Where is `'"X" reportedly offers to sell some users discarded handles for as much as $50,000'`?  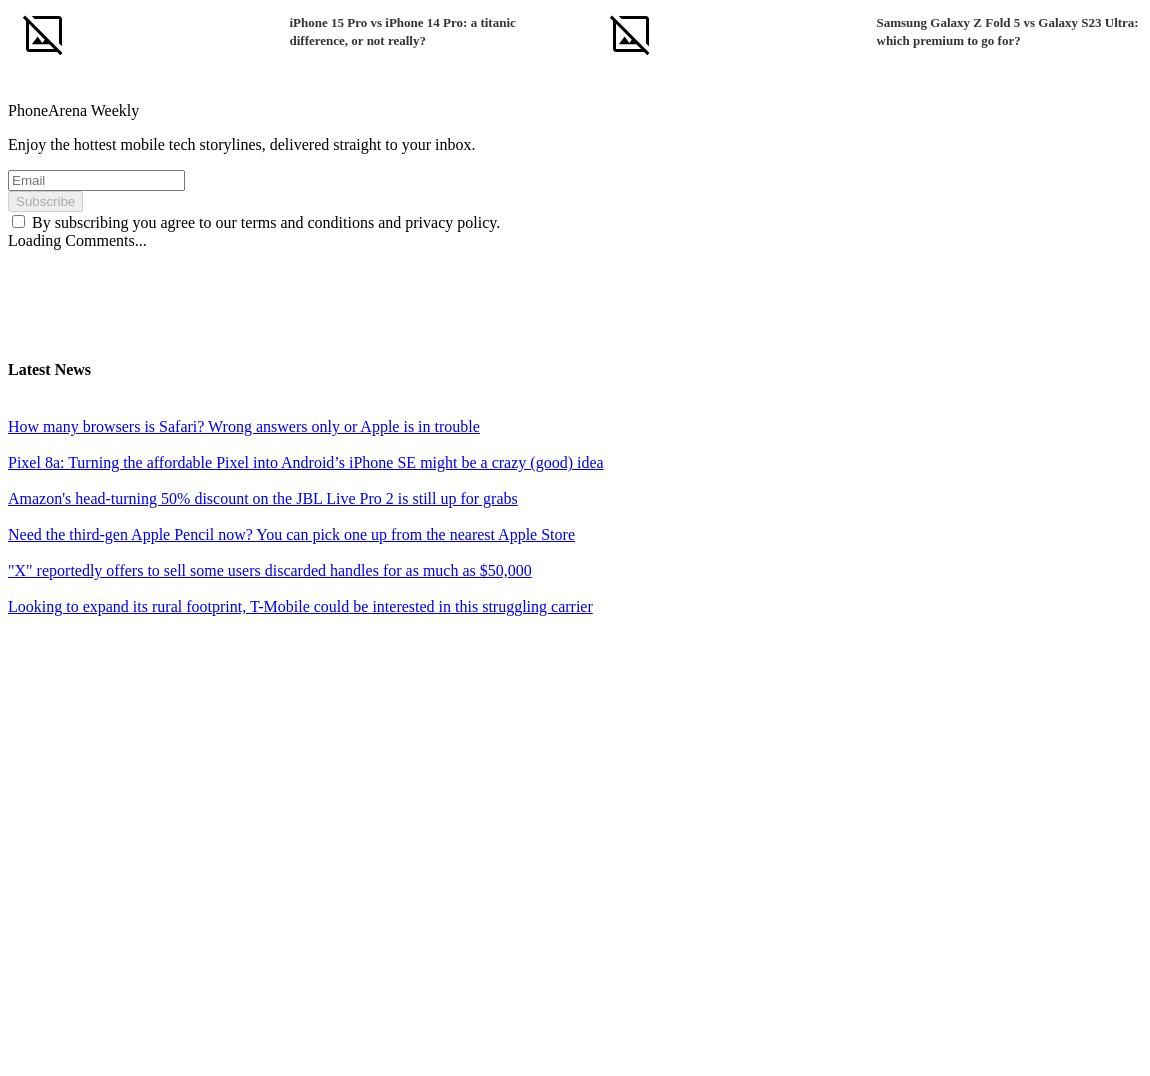 '"X" reportedly offers to sell some users discarded handles for as much as $50,000' is located at coordinates (7, 569).